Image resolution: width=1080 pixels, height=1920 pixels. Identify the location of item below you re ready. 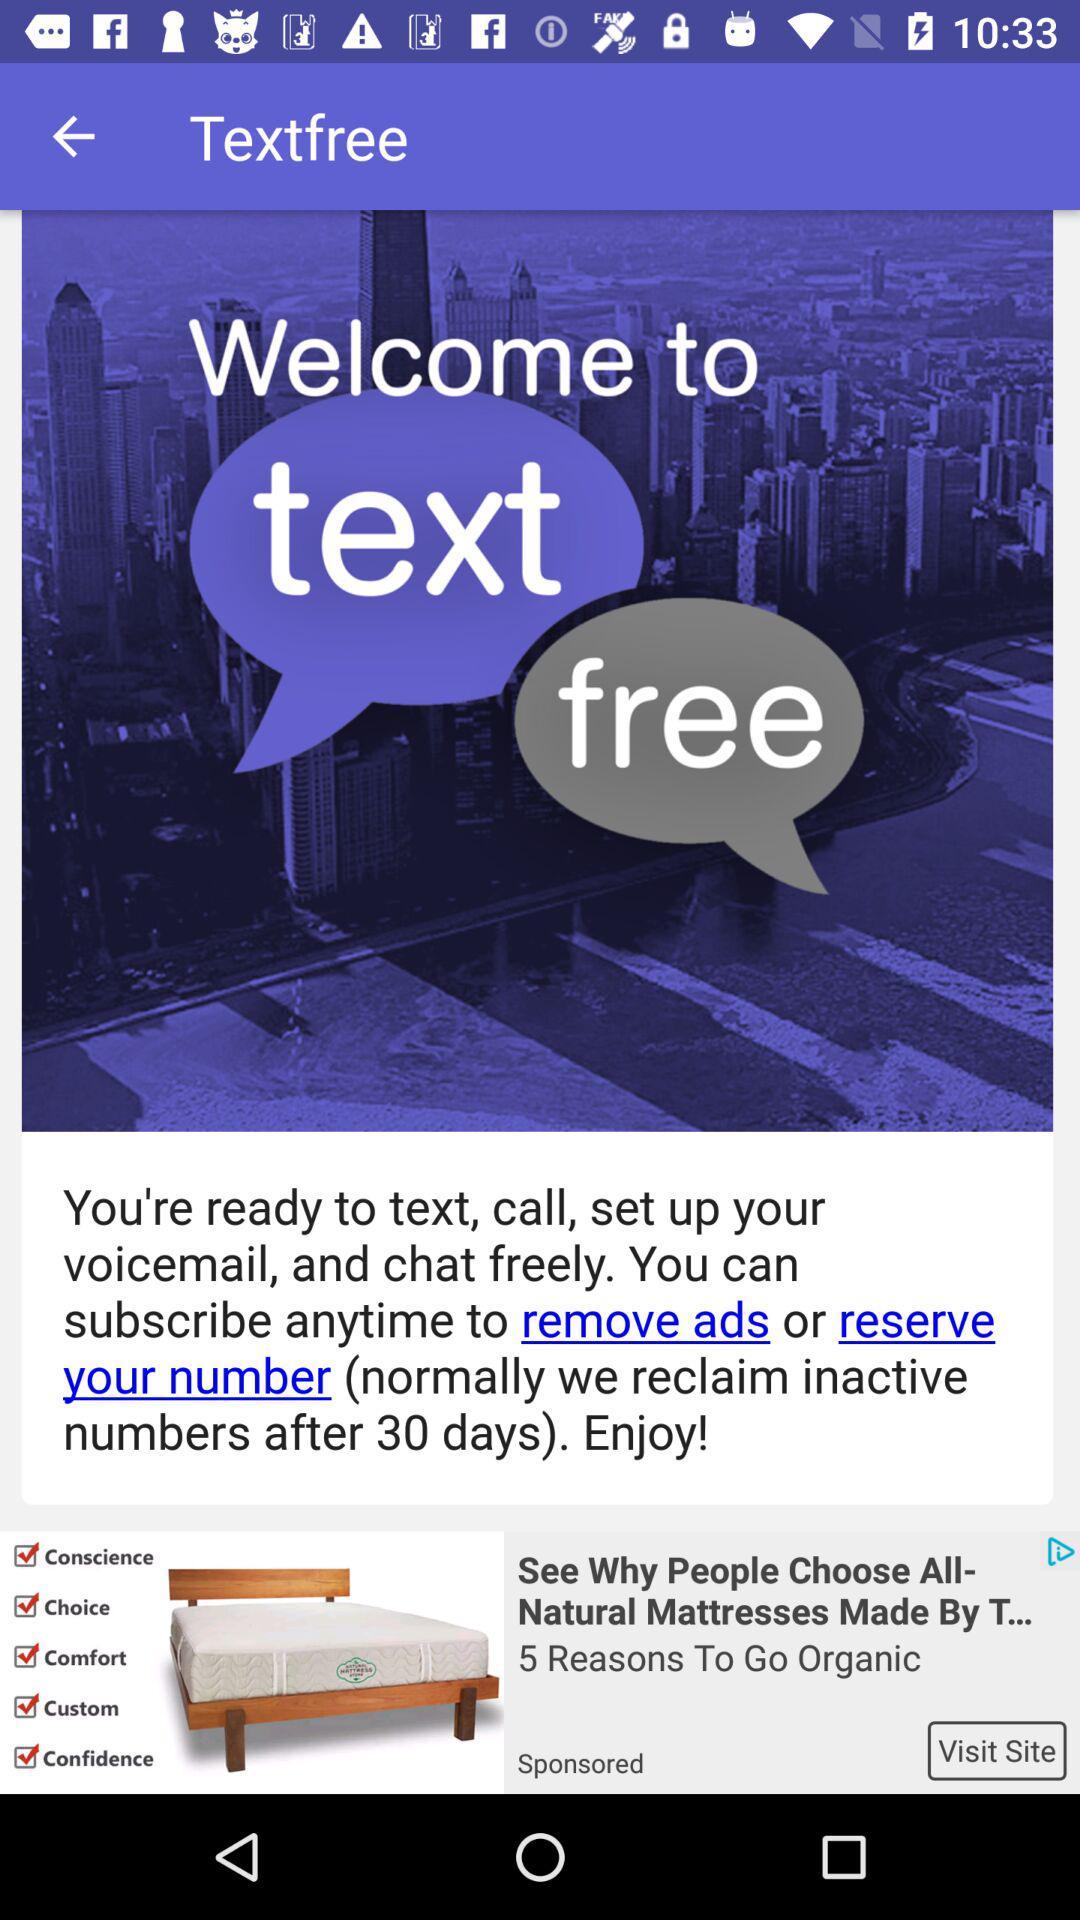
(790, 1587).